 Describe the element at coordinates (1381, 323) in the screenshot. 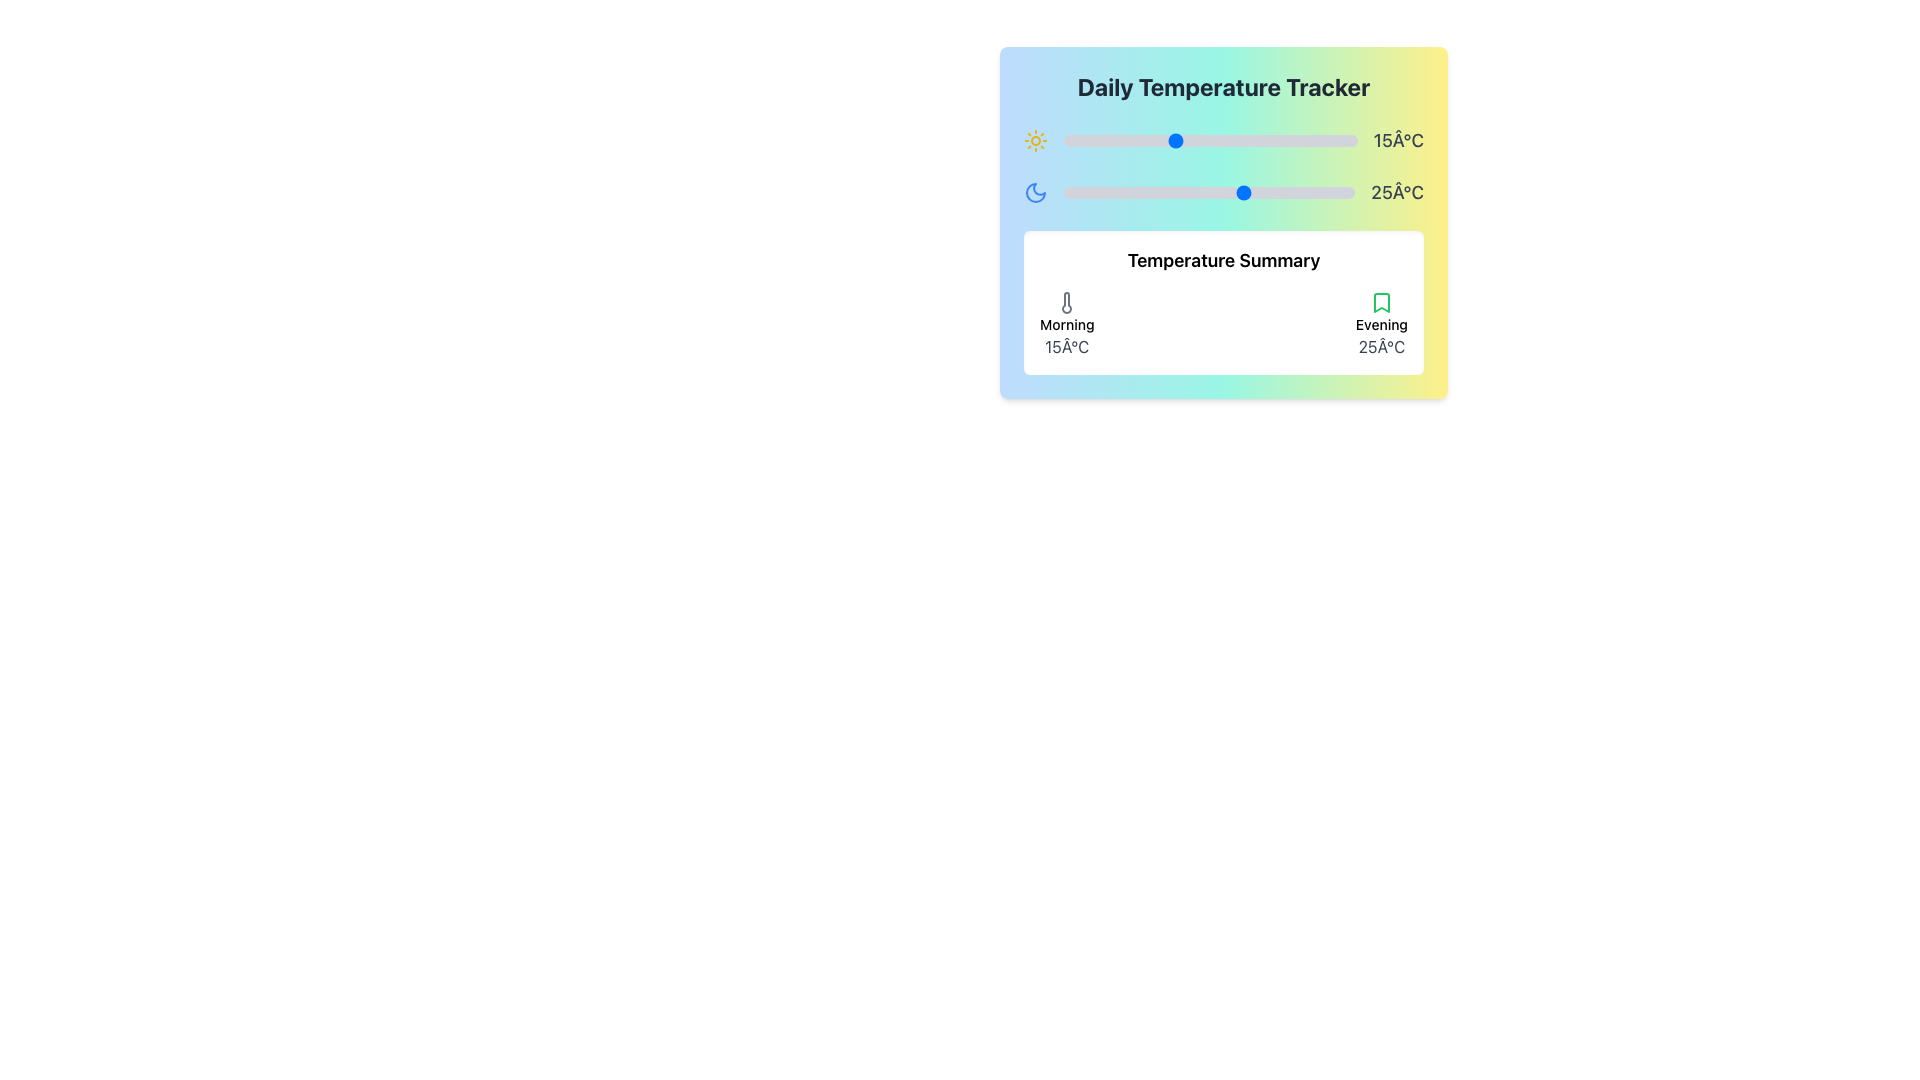

I see `the text label indicating the time of day in the 'Temperature Summary' section, which is centrally positioned above '25Â°C' and to the right of the green bookmark icon` at that location.